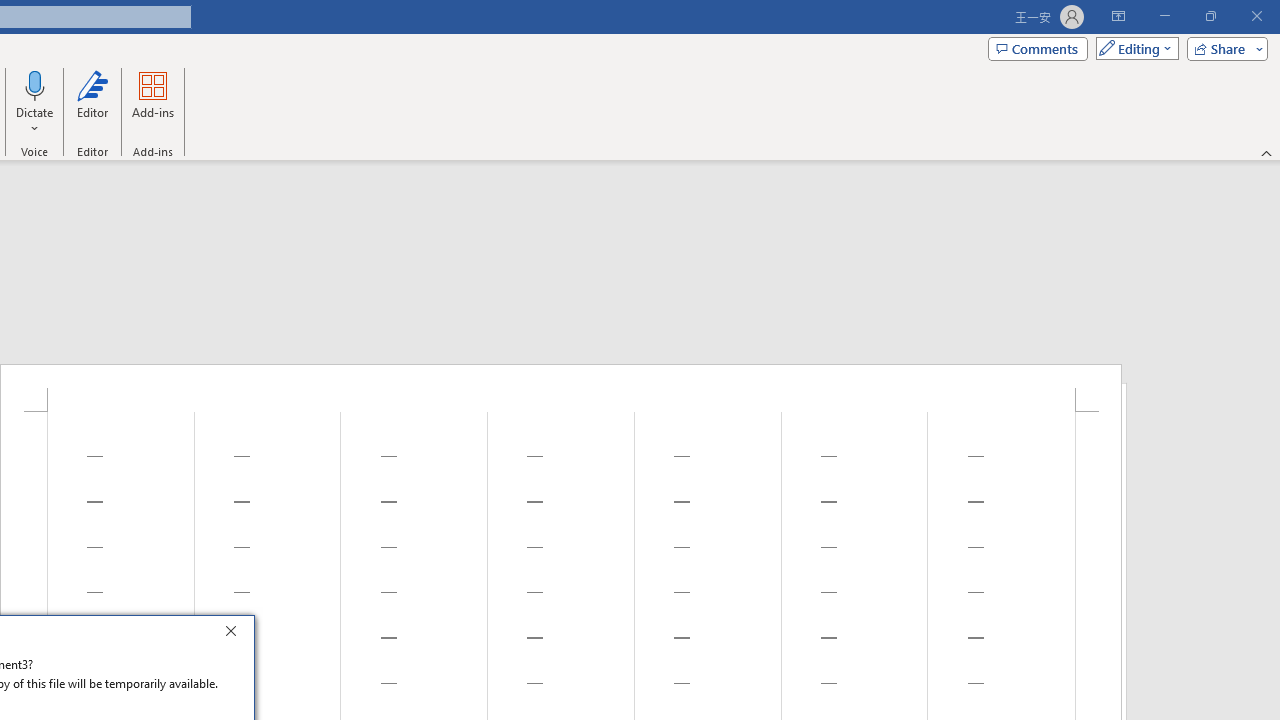  I want to click on 'Mode', so click(1133, 47).